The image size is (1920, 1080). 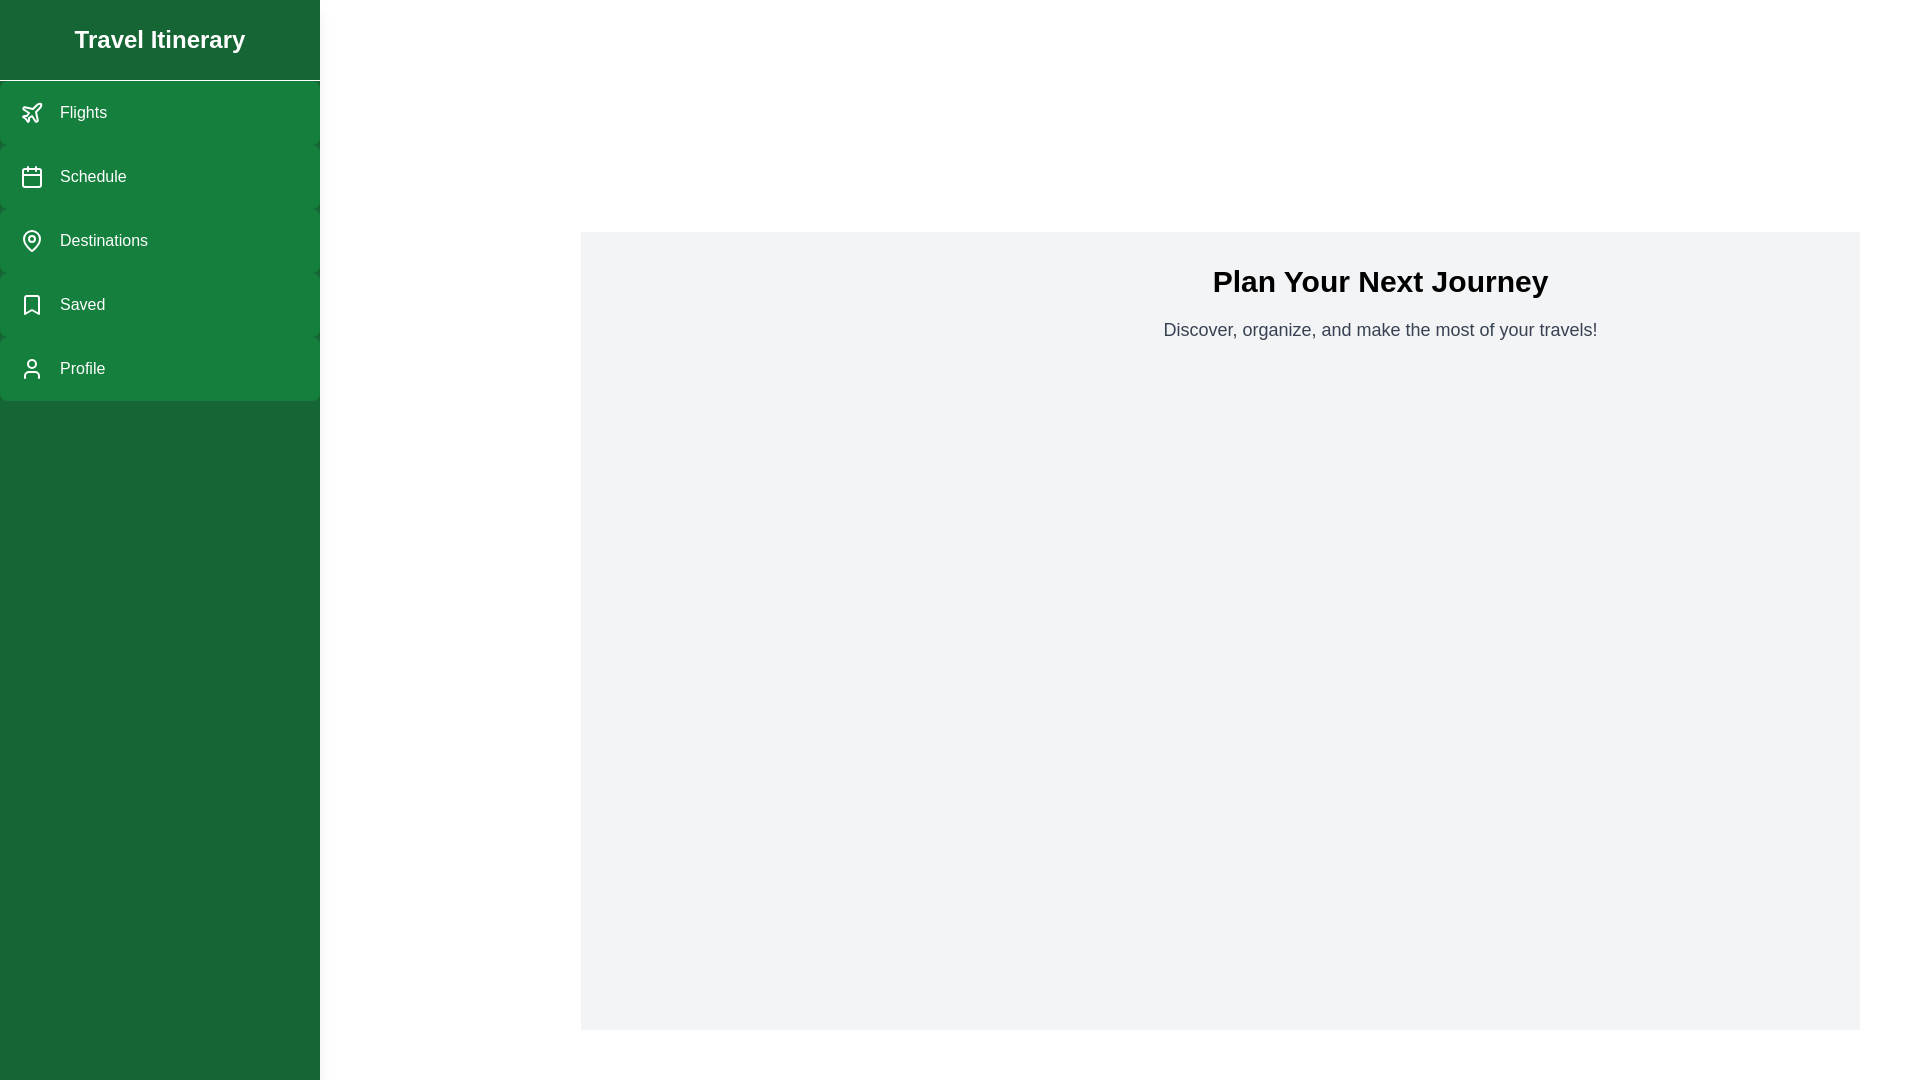 I want to click on the 'Flights' navigation icon located in the left-side menu, so click(x=32, y=112).